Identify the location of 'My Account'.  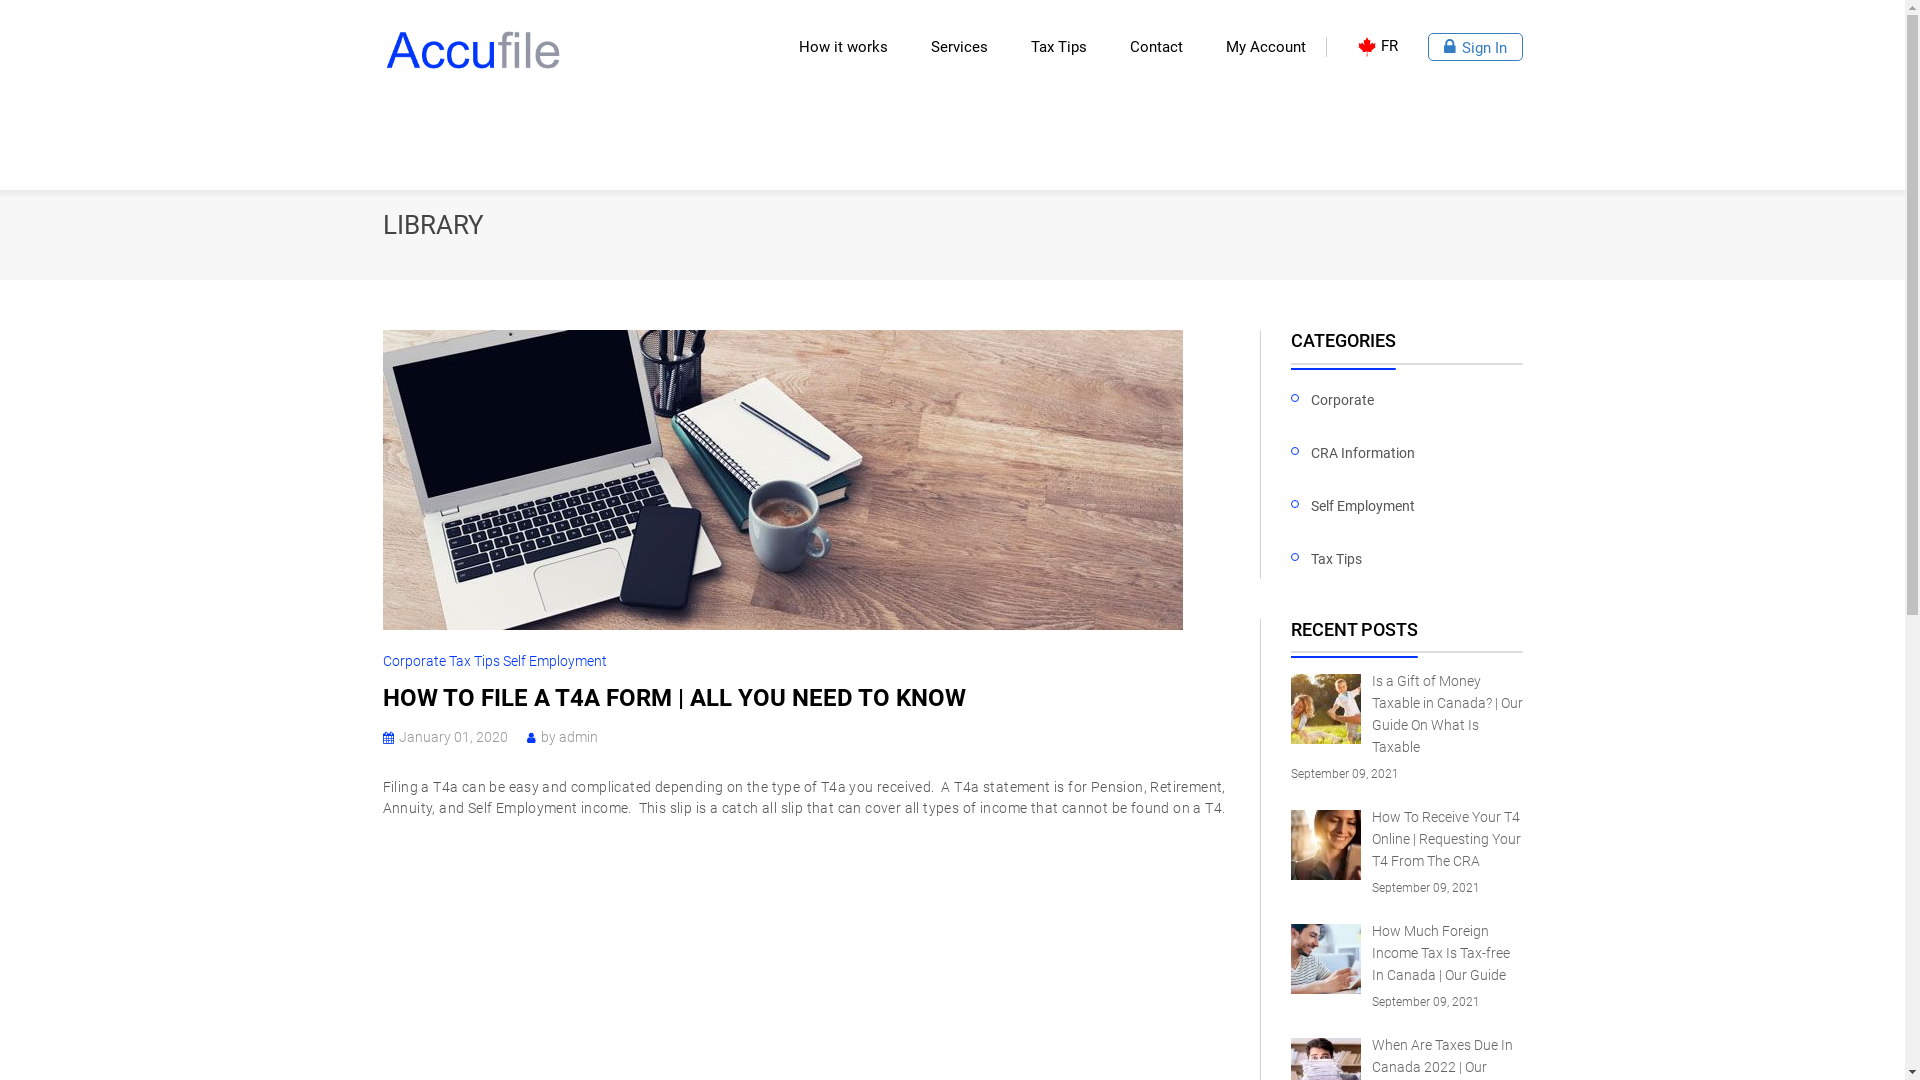
(1224, 45).